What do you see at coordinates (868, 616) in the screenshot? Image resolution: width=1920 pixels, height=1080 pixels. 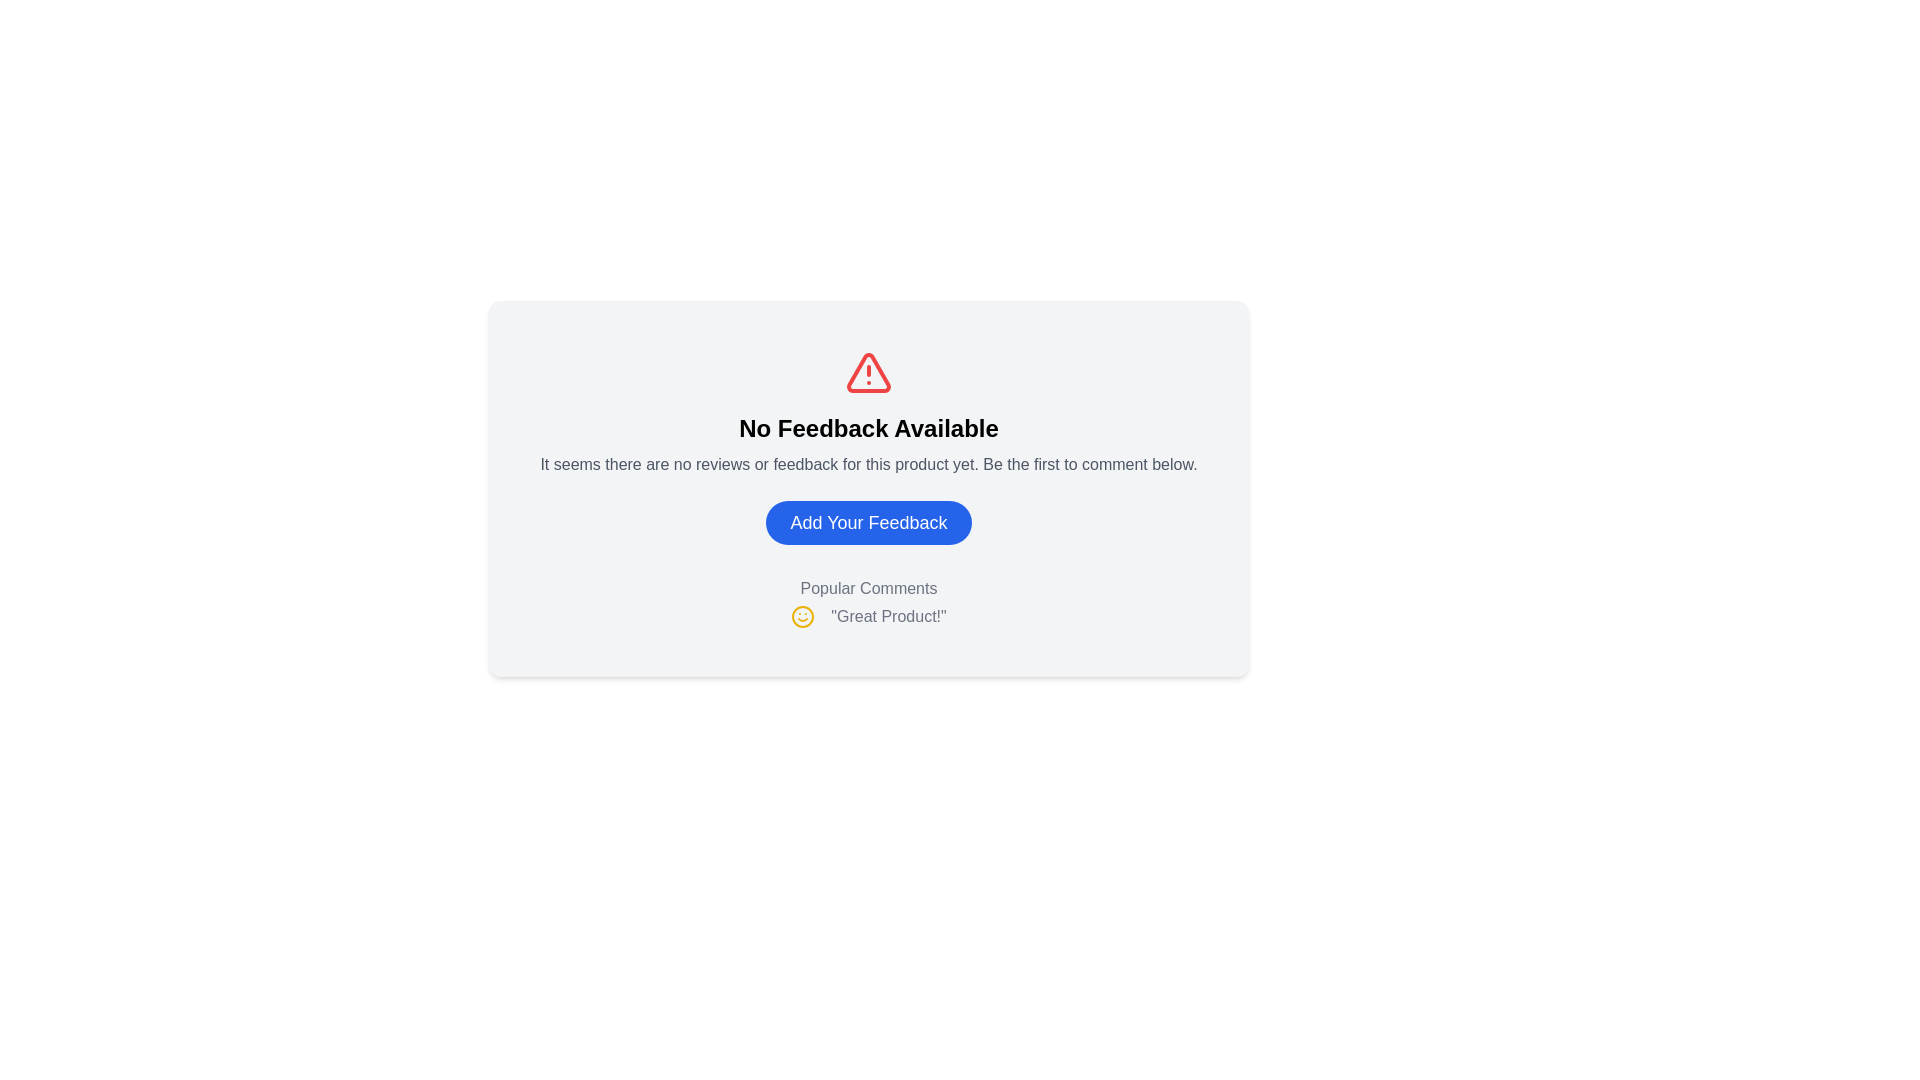 I see `the combination element that consists of the text 'Great Product!' and a yellow smiley face icon, located under the heading 'Popular Comments.'` at bounding box center [868, 616].